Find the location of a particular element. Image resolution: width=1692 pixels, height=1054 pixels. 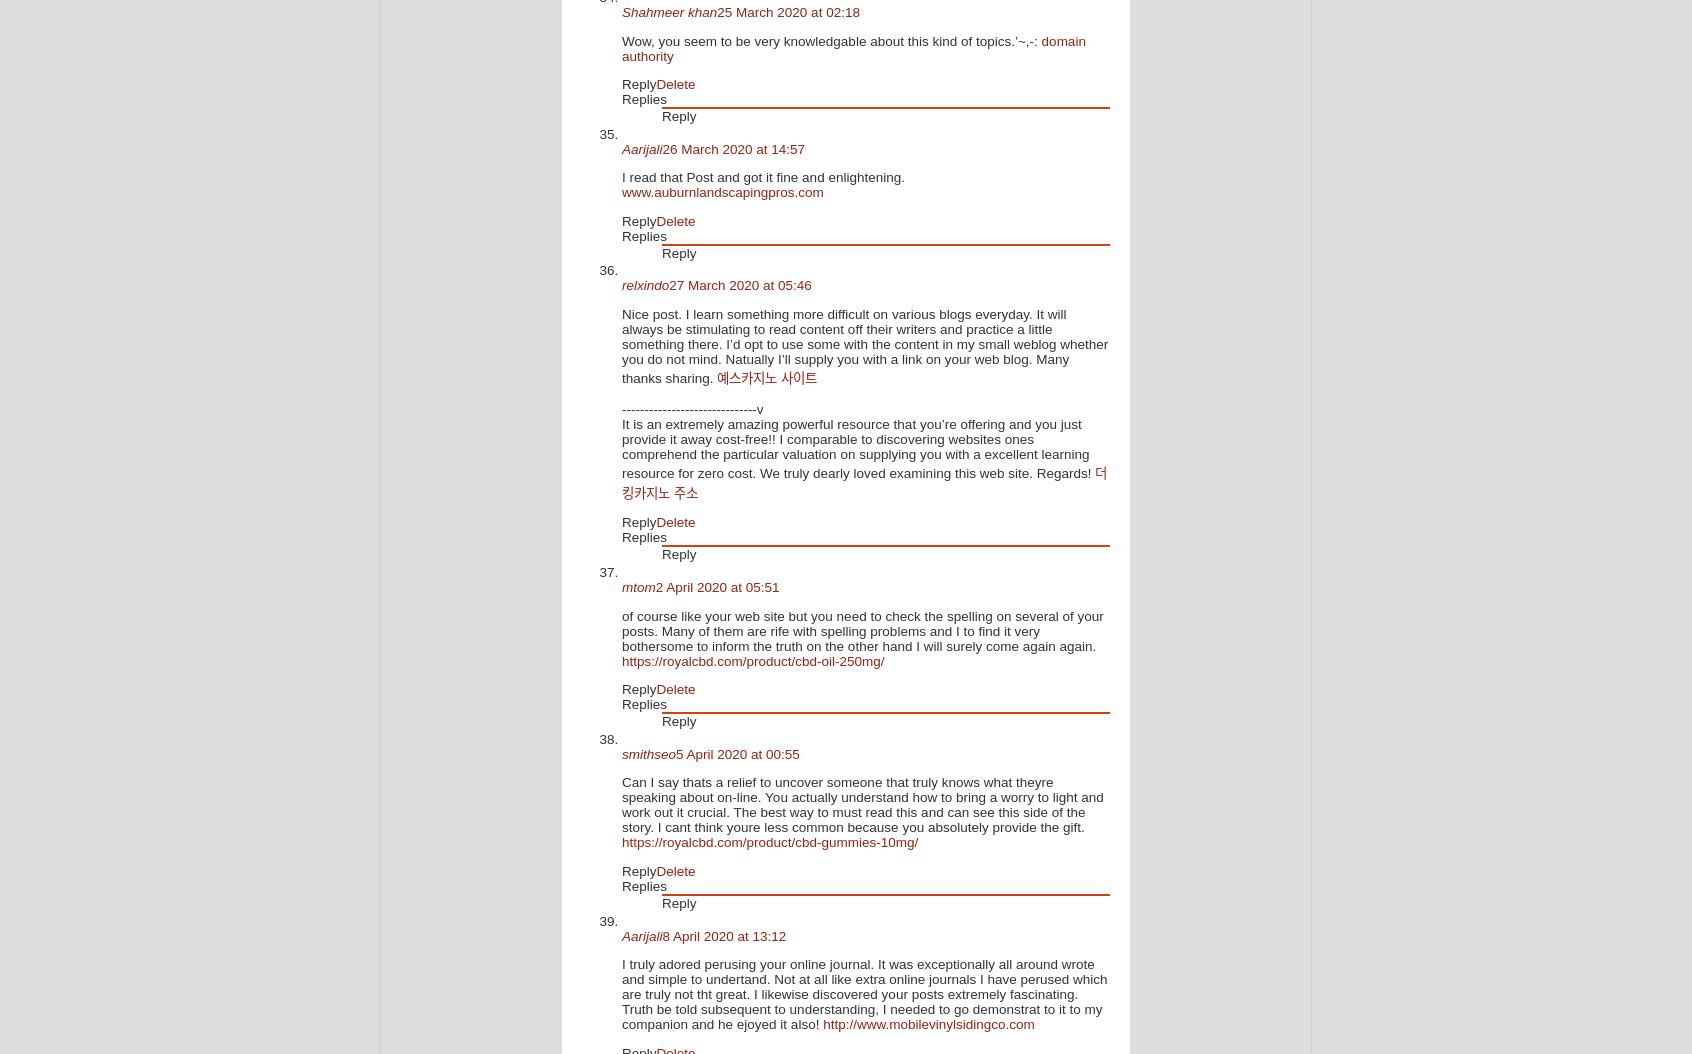

'domain authority' is located at coordinates (852, 47).